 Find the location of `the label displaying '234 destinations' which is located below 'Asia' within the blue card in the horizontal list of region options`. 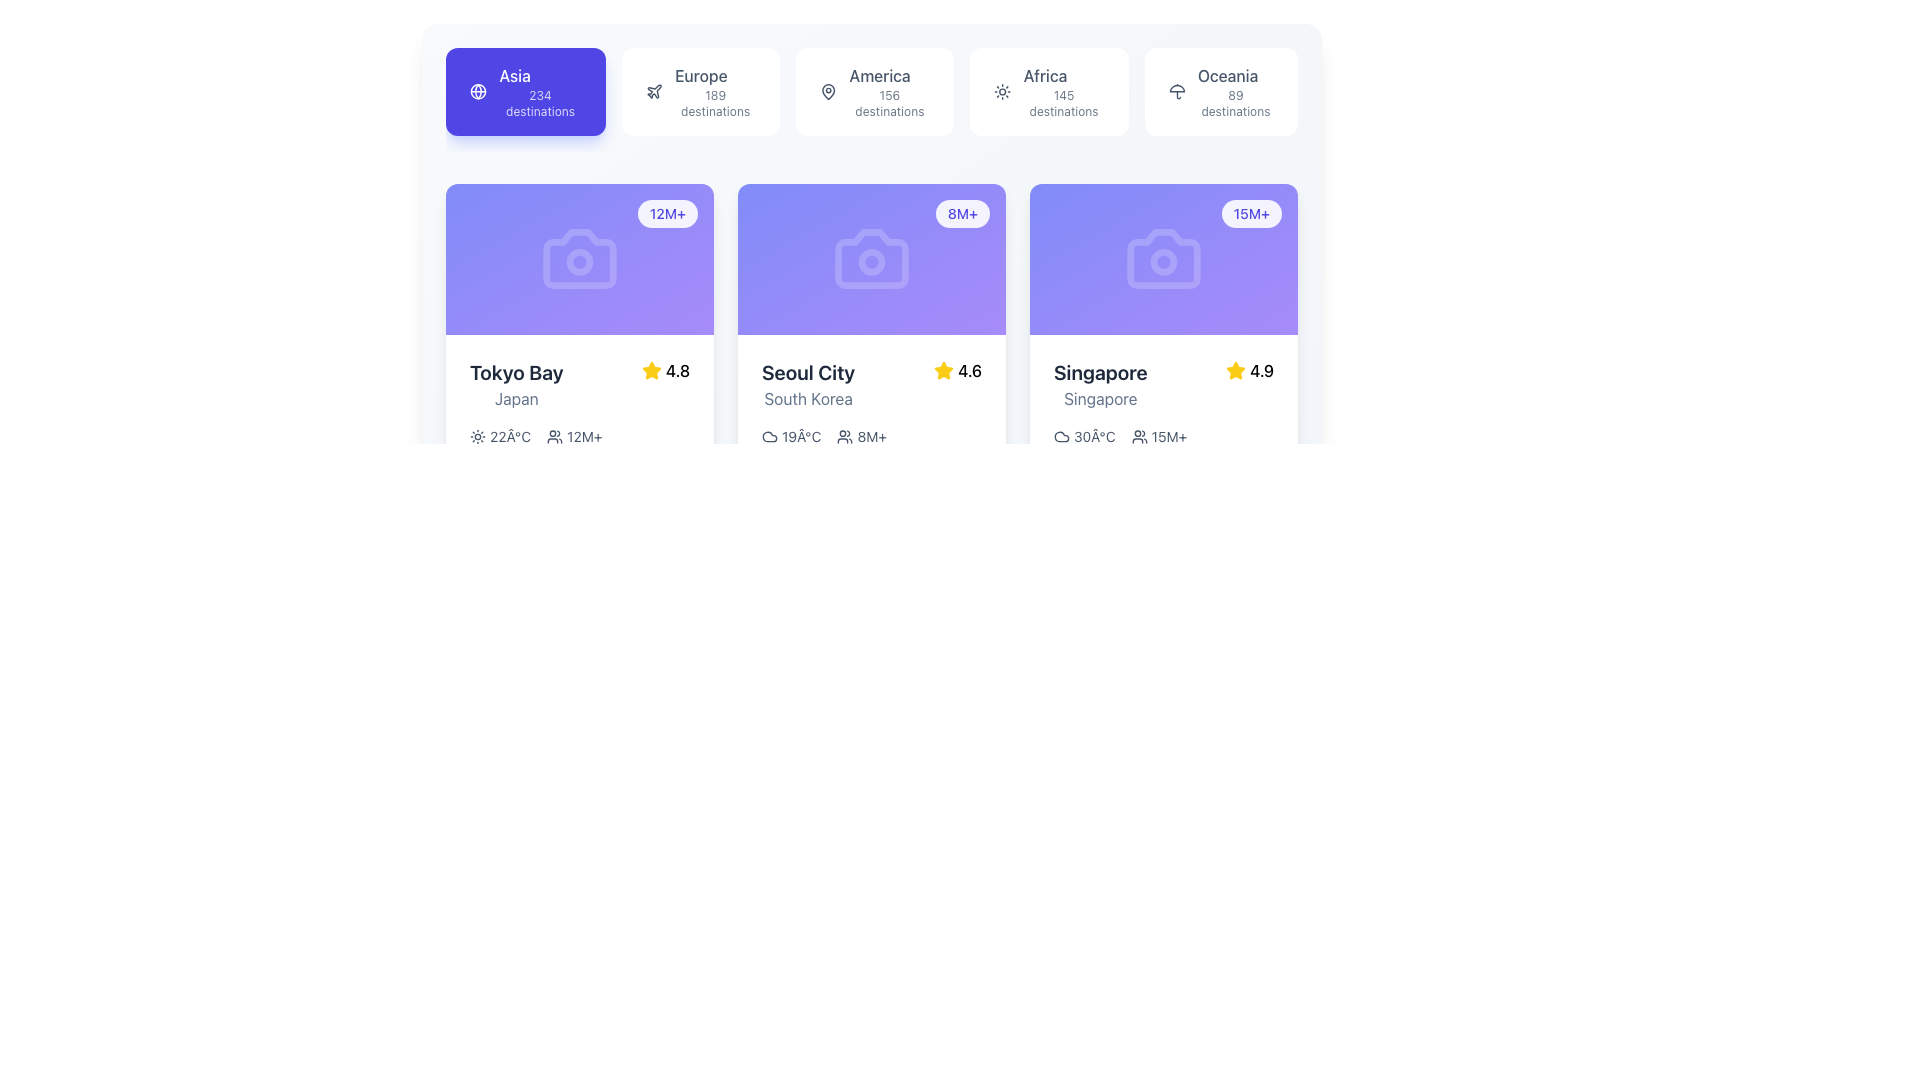

the label displaying '234 destinations' which is located below 'Asia' within the blue card in the horizontal list of region options is located at coordinates (540, 104).